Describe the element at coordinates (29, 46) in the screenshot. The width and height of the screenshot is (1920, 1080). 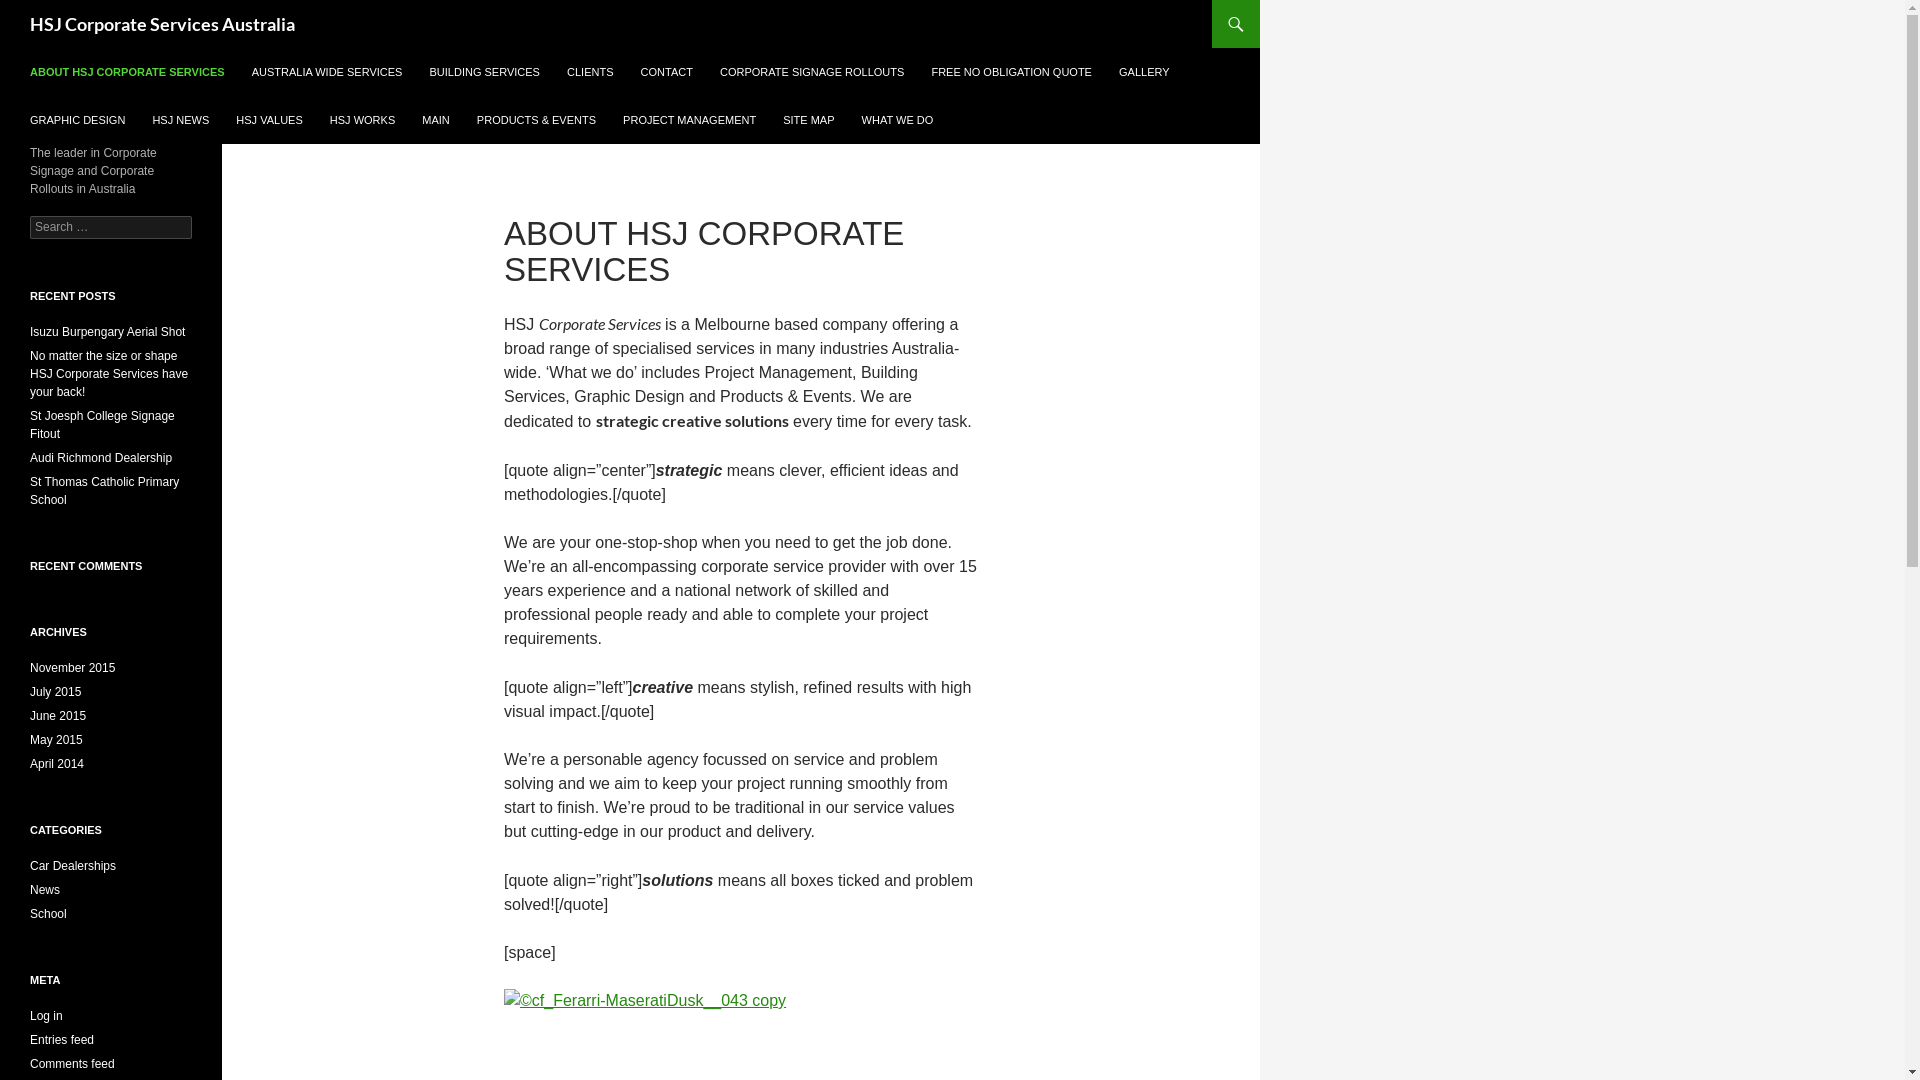
I see `'SKIP TO CONTENT'` at that location.